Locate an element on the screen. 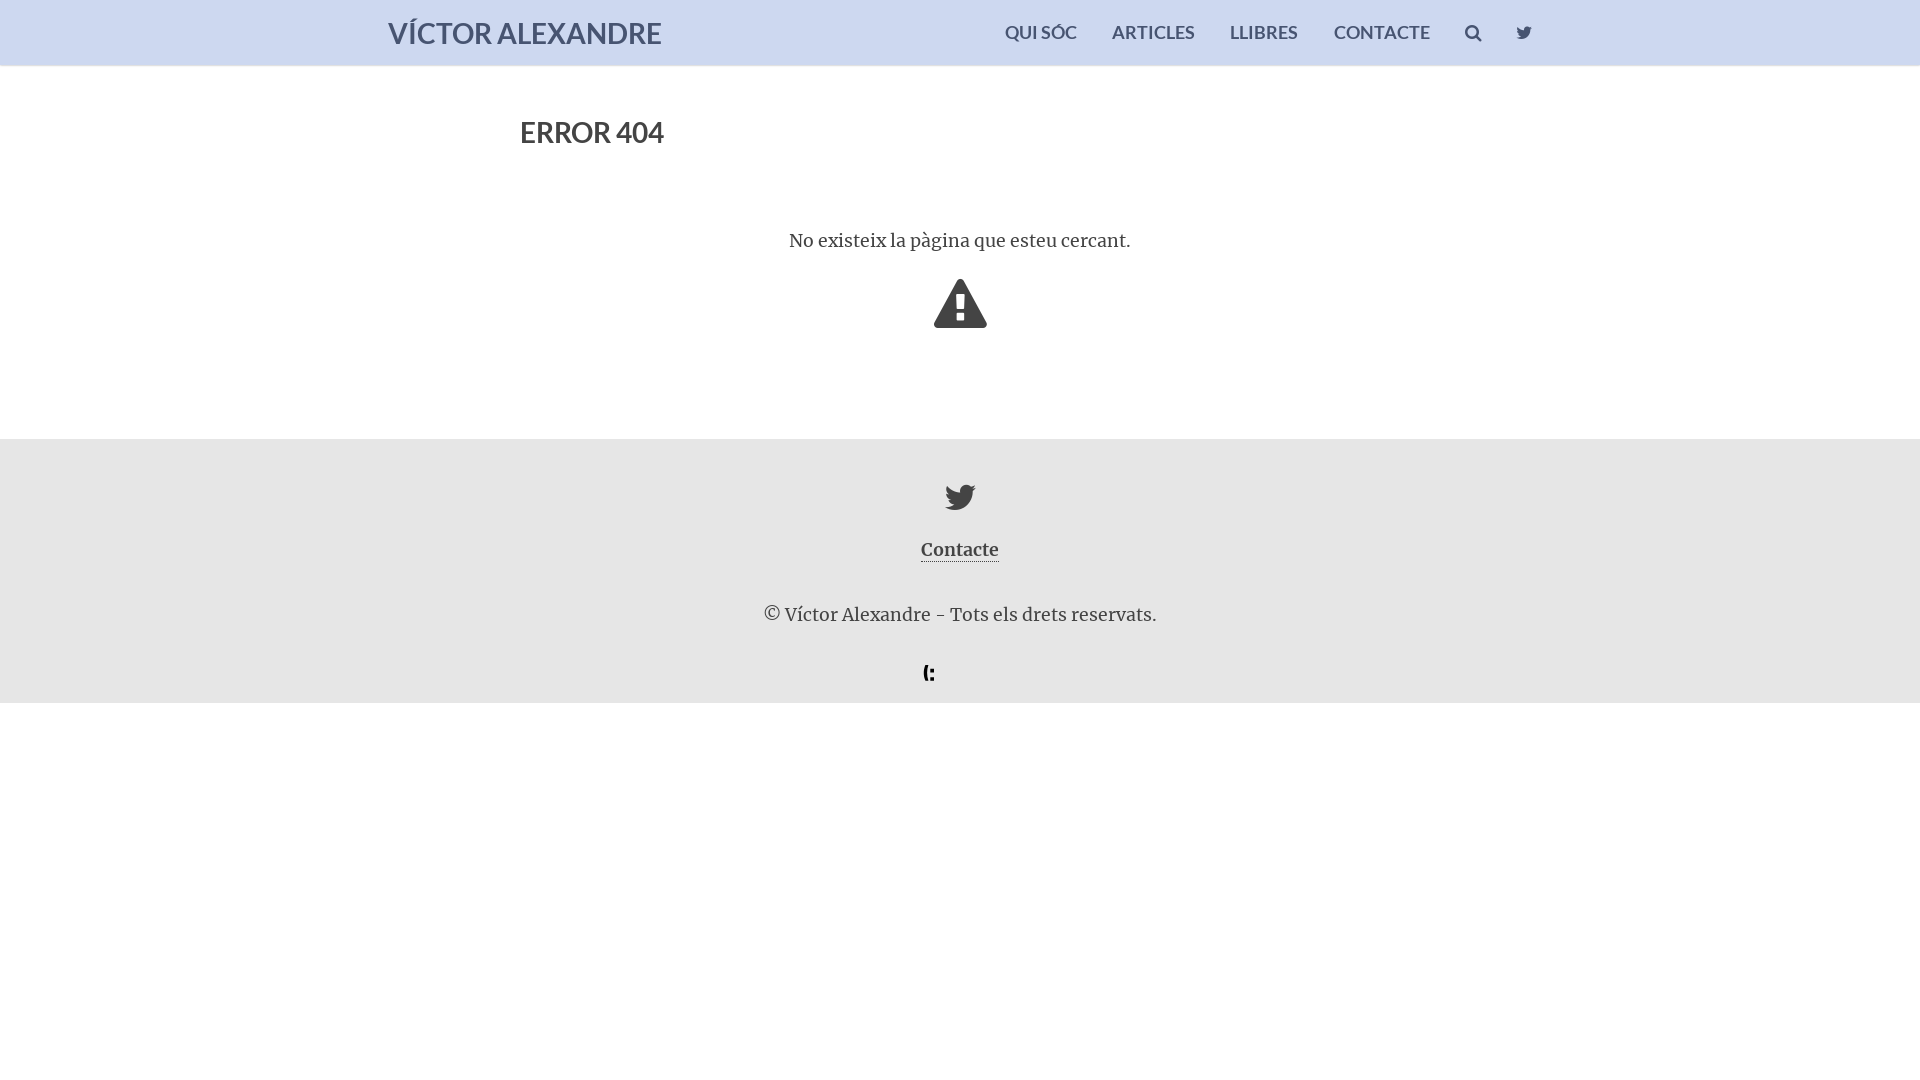  'Twitter' is located at coordinates (960, 503).